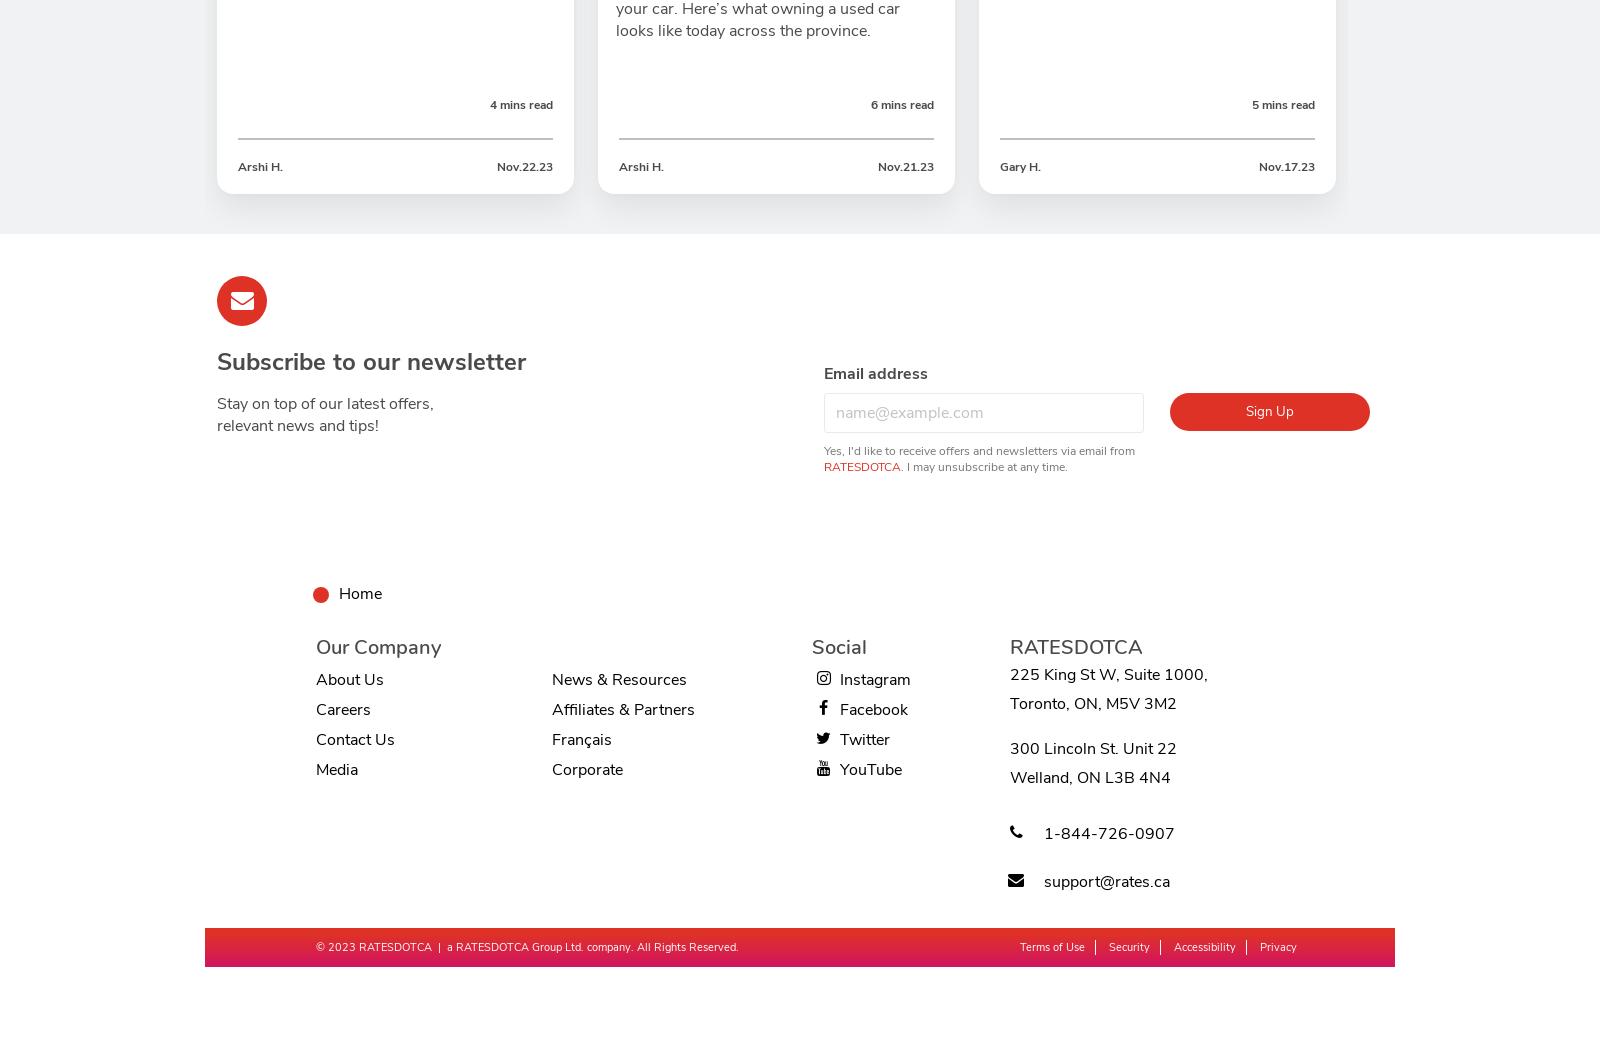  I want to click on 'Media', so click(336, 768).